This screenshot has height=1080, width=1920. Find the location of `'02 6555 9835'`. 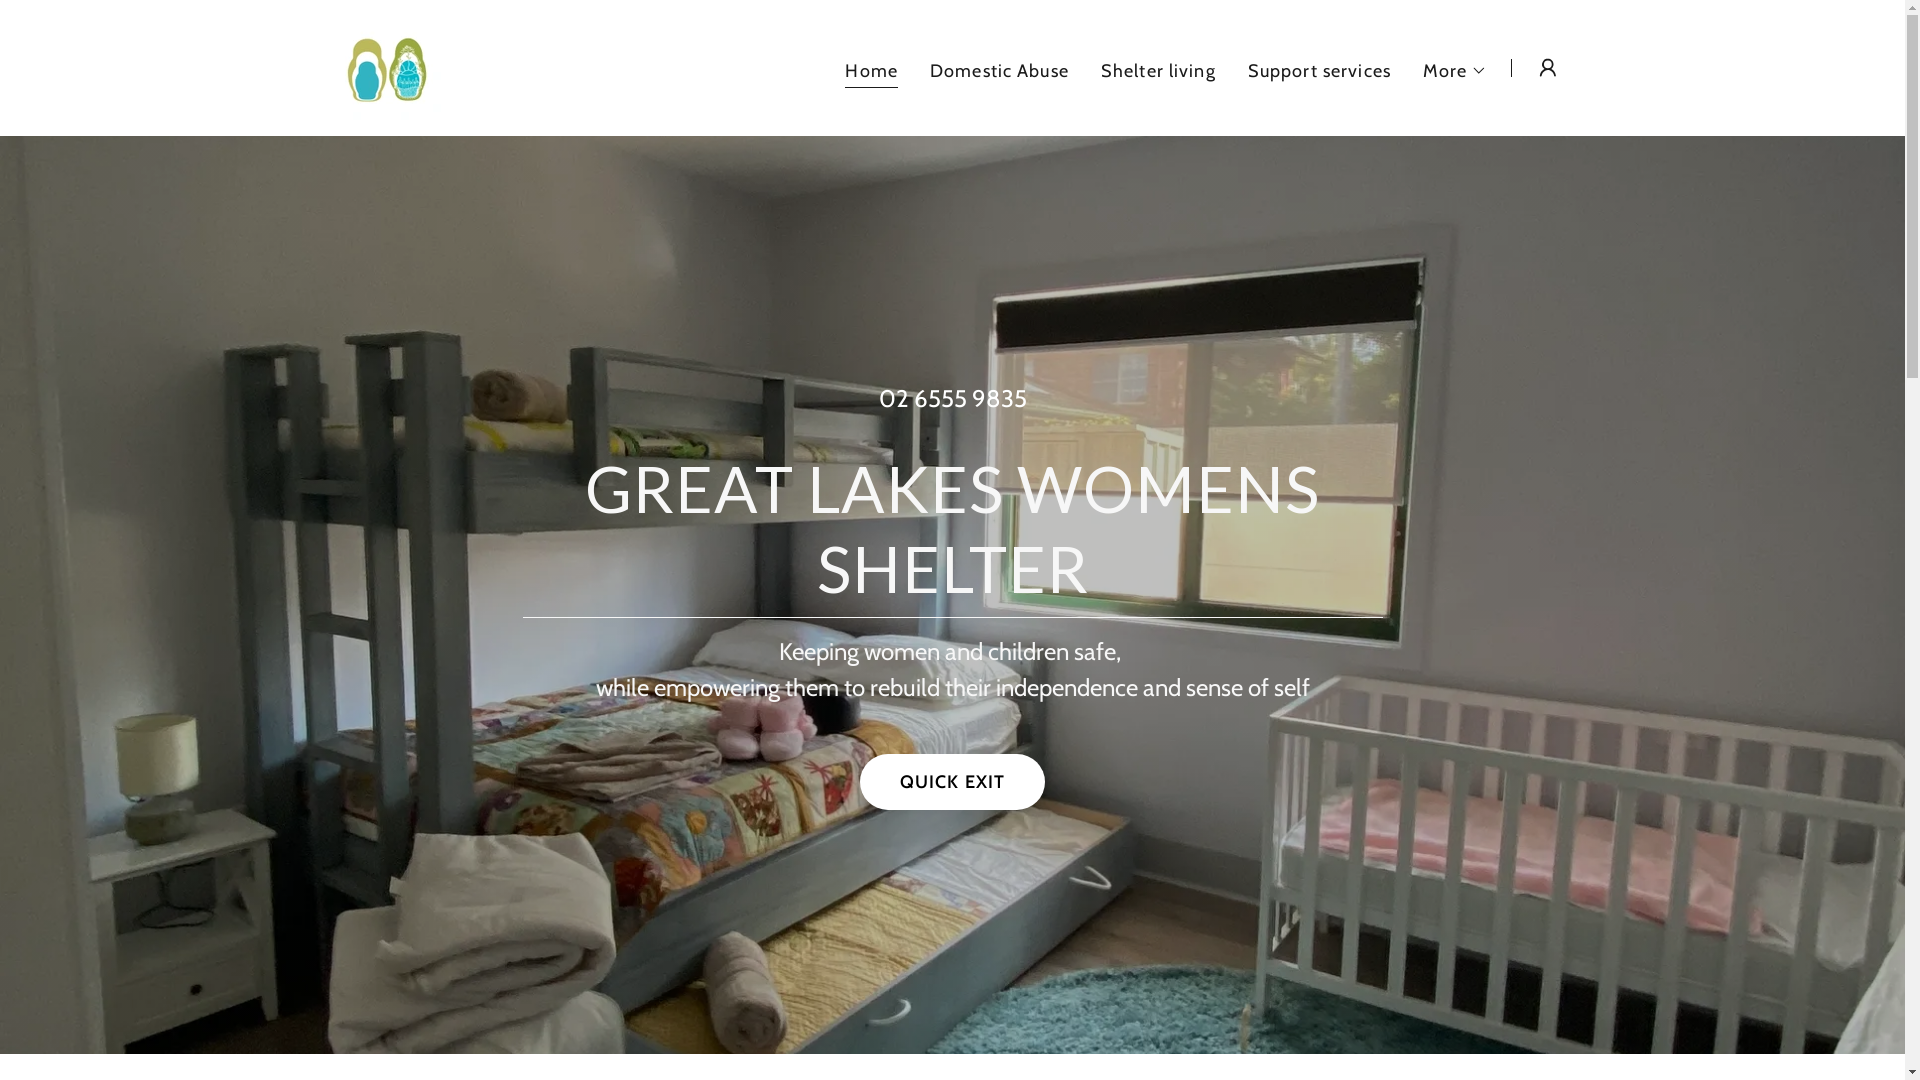

'02 6555 9835' is located at coordinates (950, 398).